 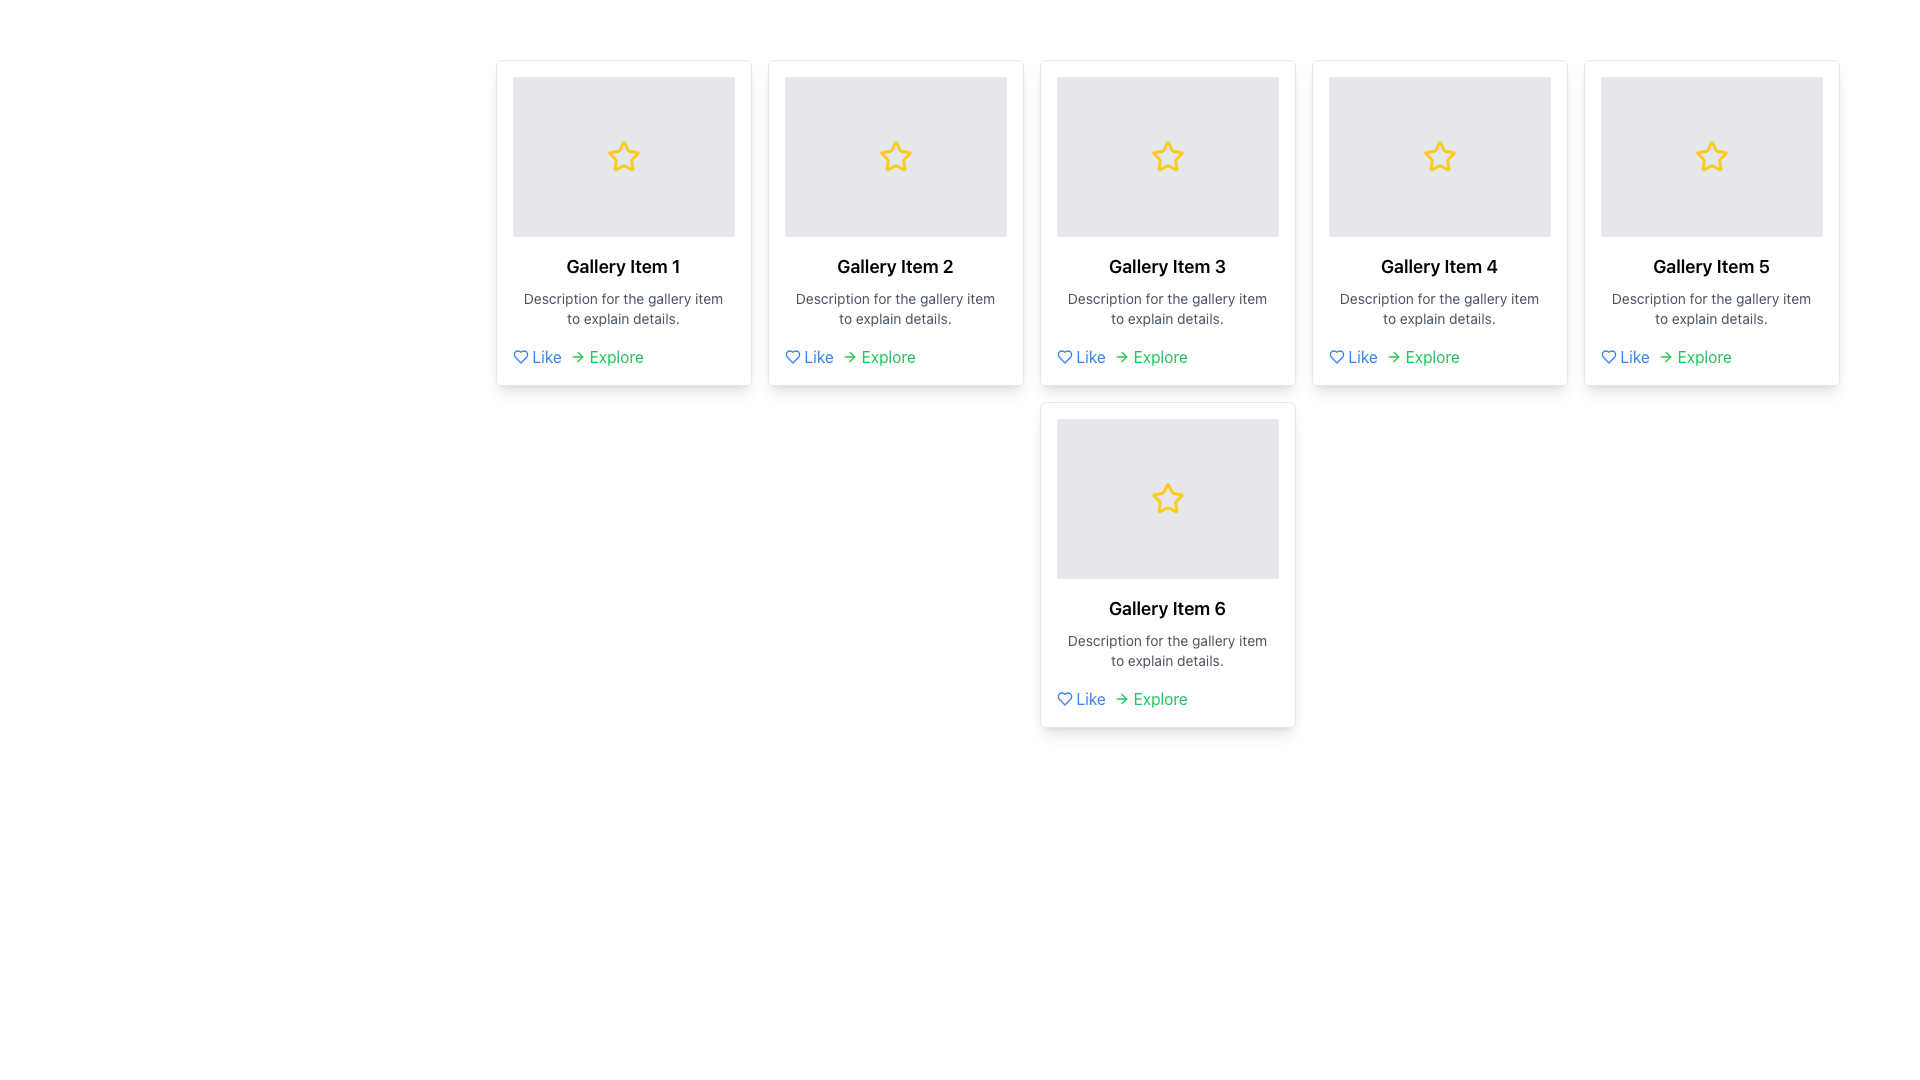 I want to click on the Interactive Card for 'Gallery Item 6' which is located in the second row, first column of the gallery grid layout, directly under 'Gallery Item 3', so click(x=1167, y=564).